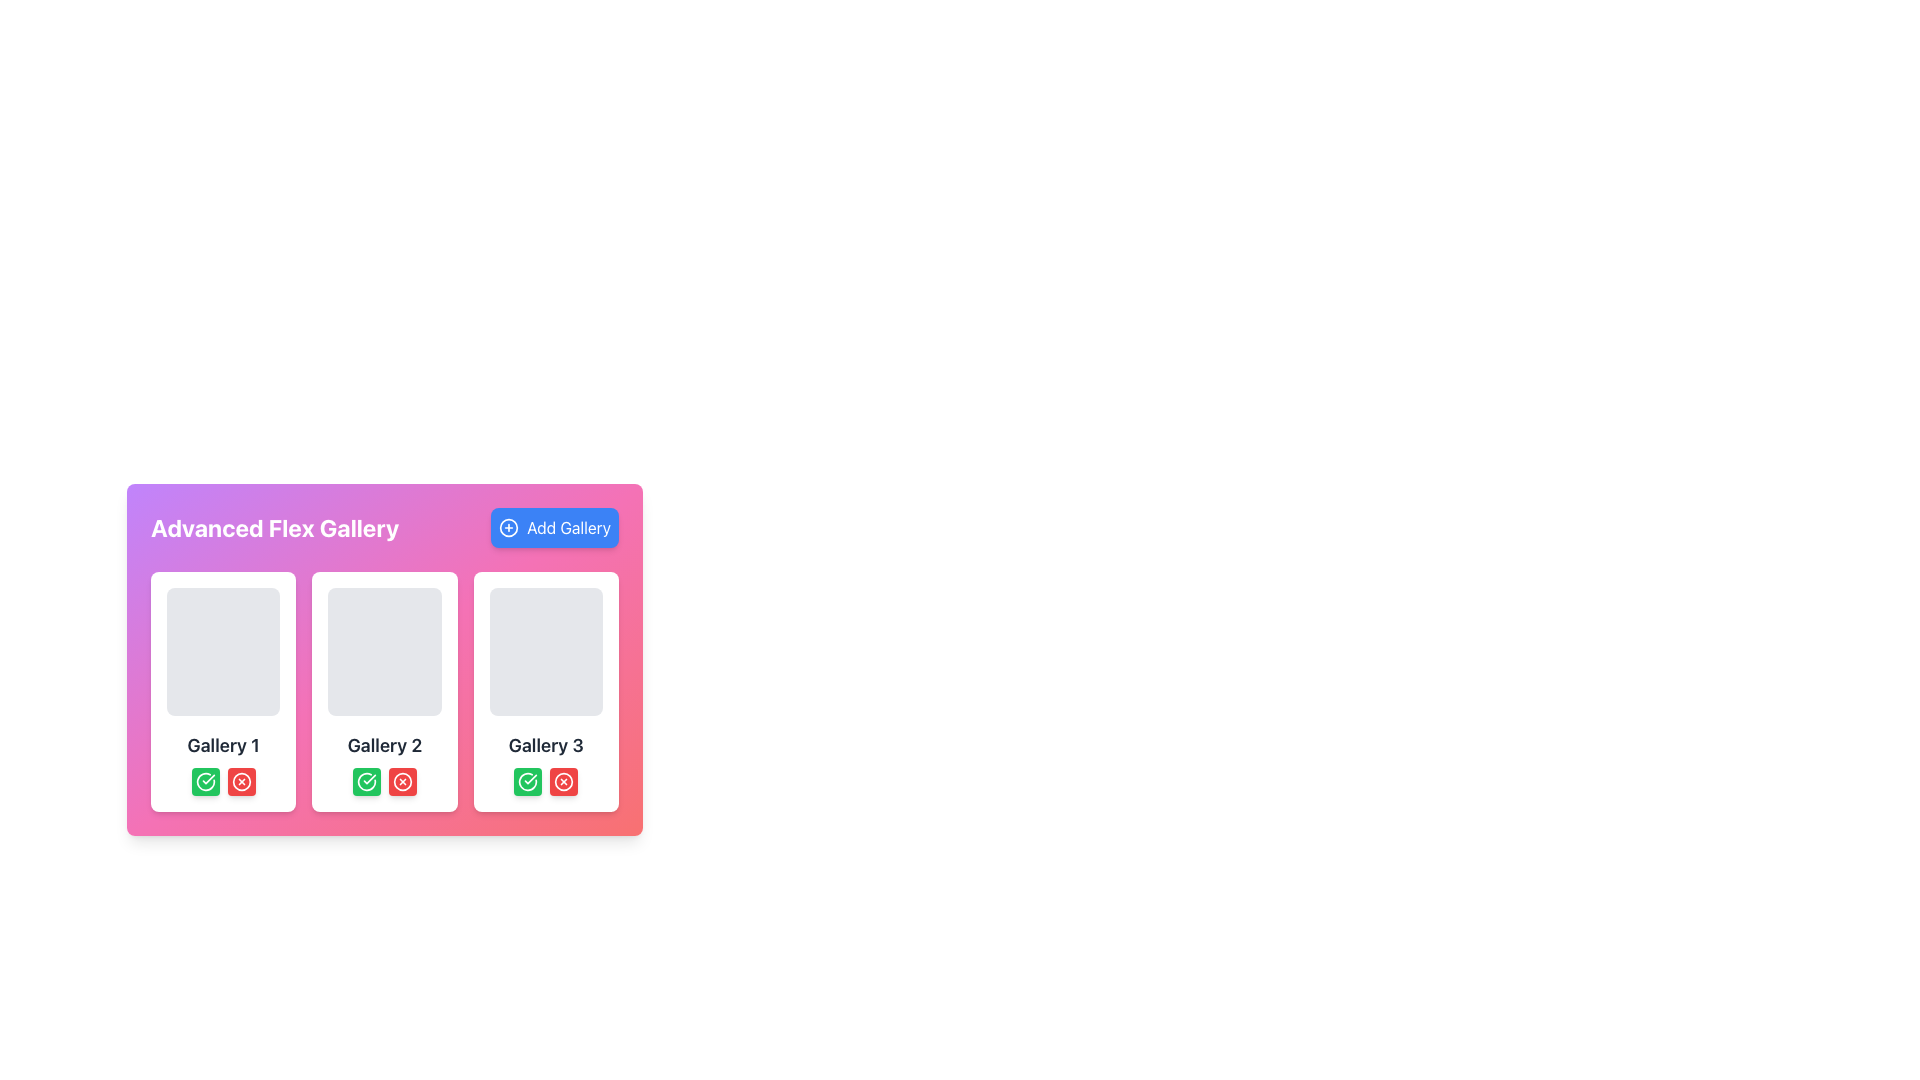  I want to click on the green button in the Button Group located within the 'Gallery 2' card, which has a white checkmark icon on a green background, so click(384, 781).